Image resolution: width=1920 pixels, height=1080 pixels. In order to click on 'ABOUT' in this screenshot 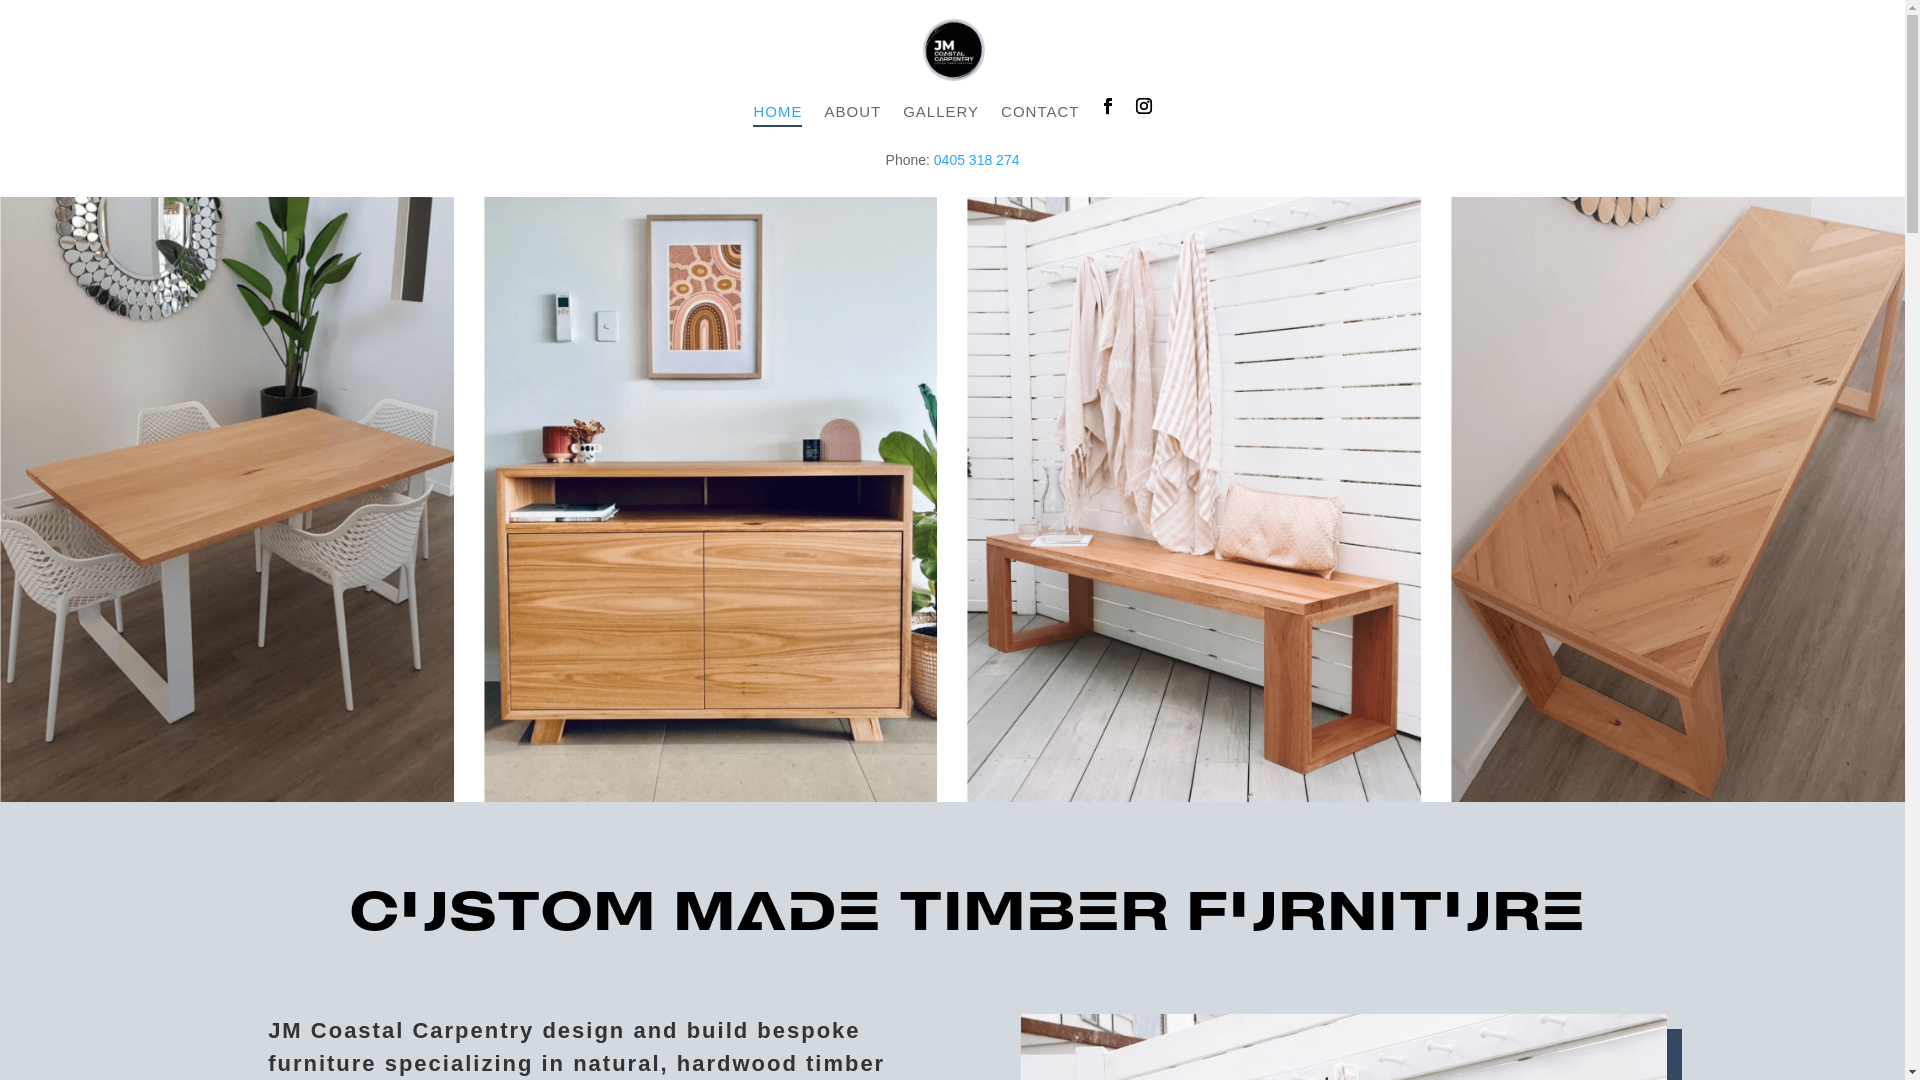, I will do `click(852, 127)`.